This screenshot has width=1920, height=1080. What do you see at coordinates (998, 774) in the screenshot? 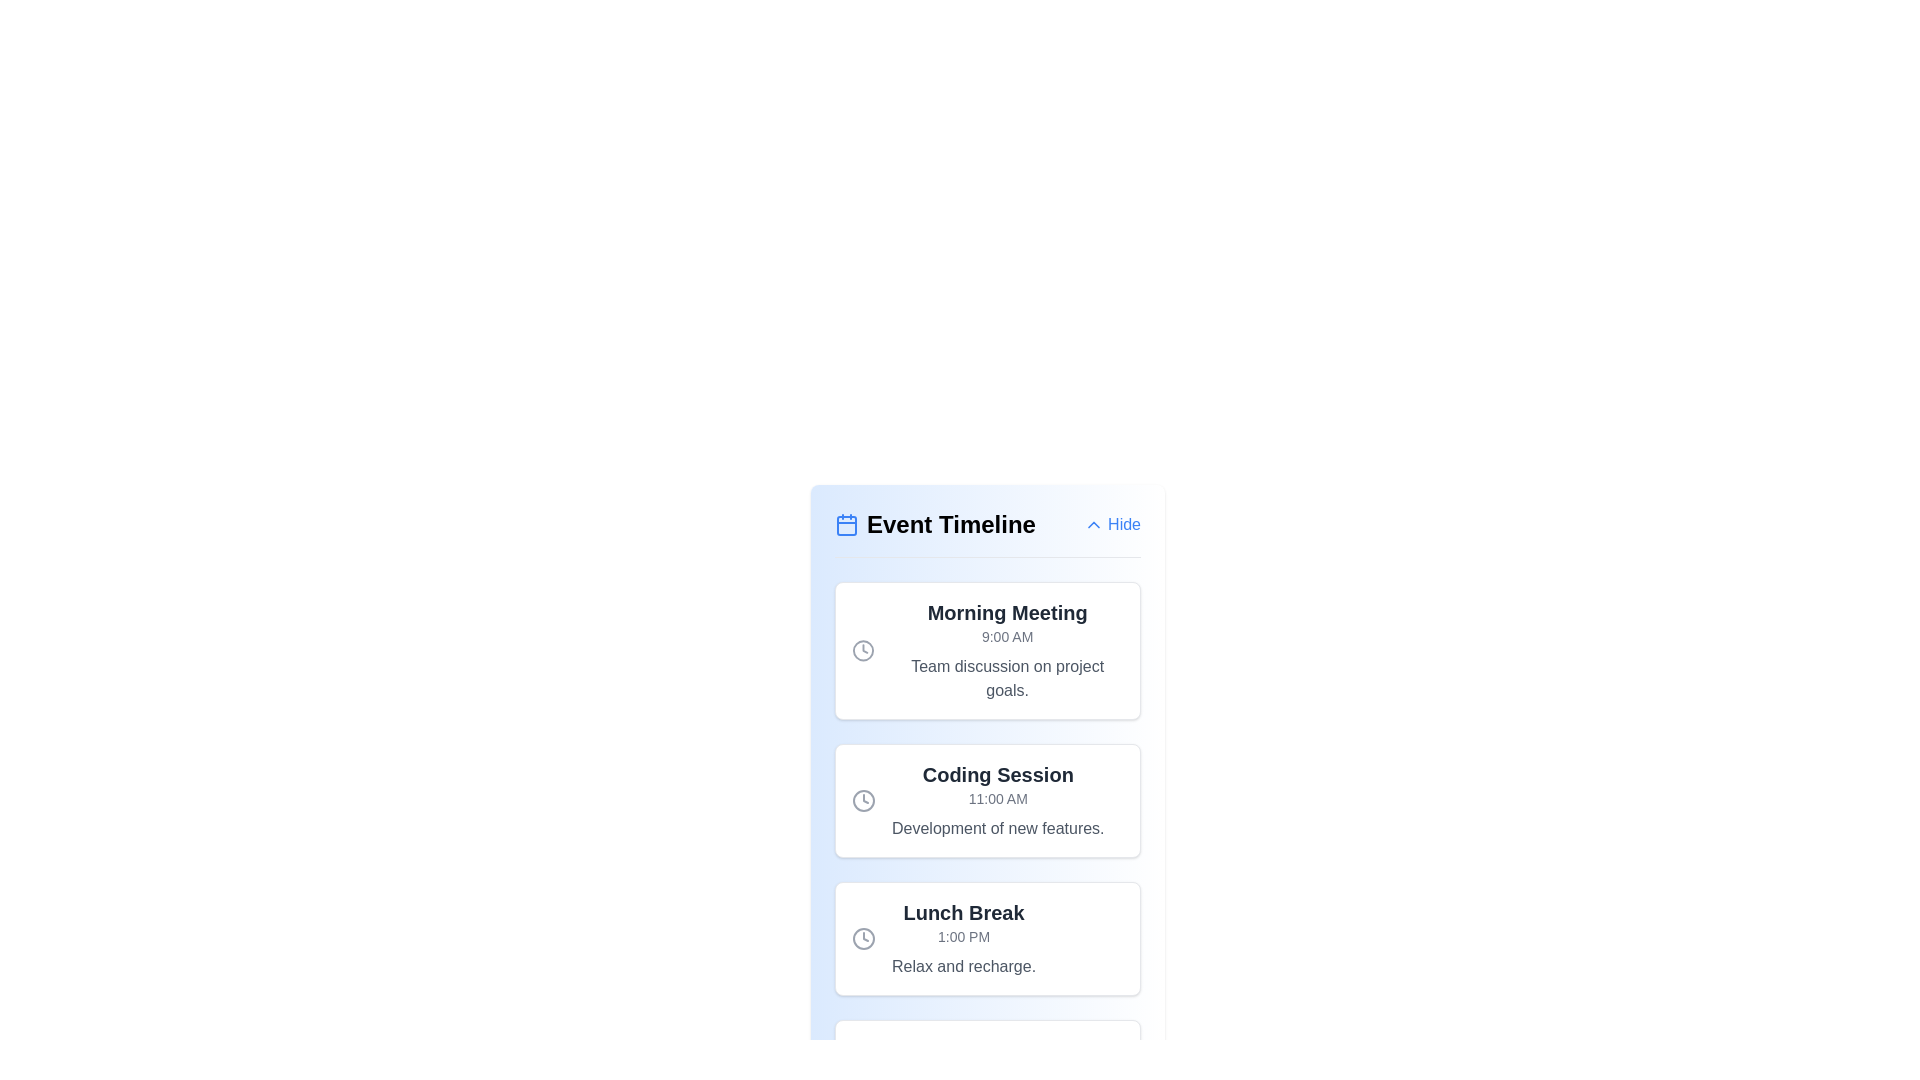
I see `title text of the event listed in the second card under the 'Event Timeline' section, positioned above the time label showing '11:00 AM'` at bounding box center [998, 774].